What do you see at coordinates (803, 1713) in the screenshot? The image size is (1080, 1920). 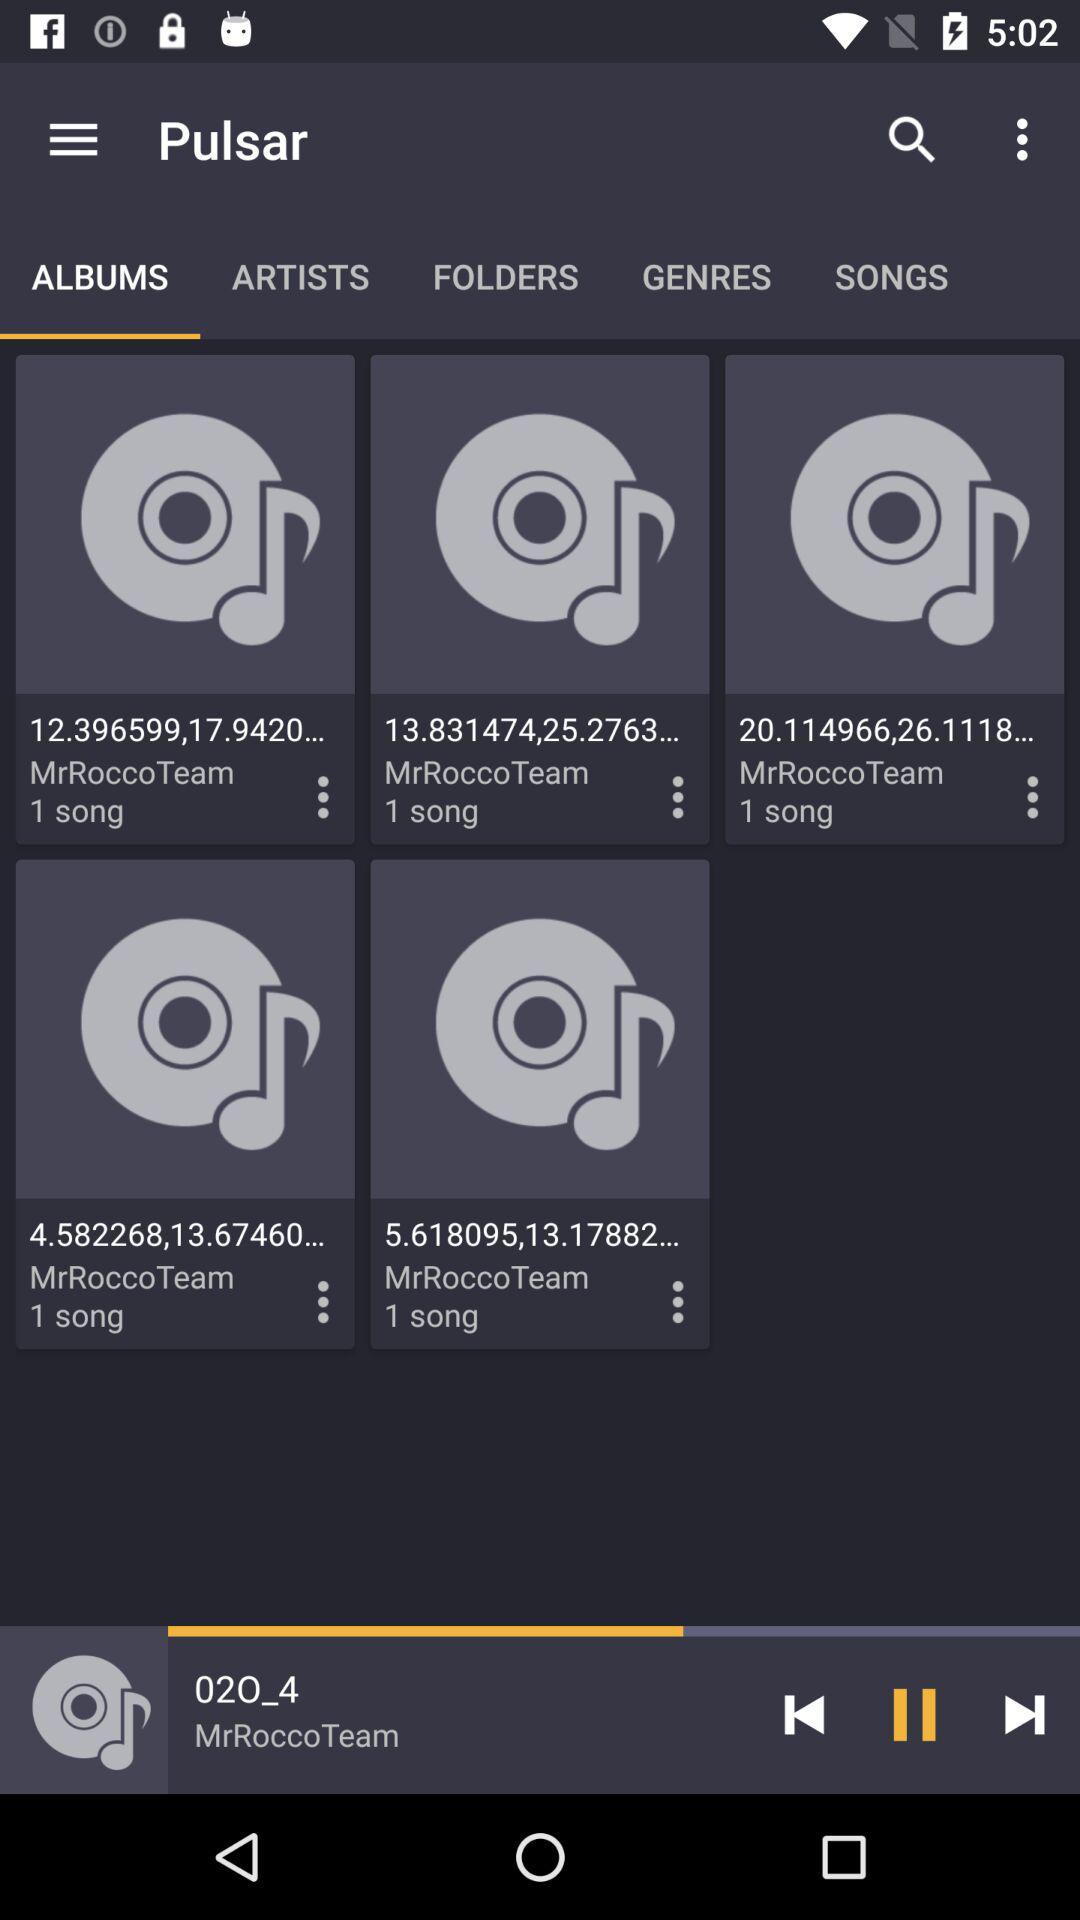 I see `item next to the 02o_4` at bounding box center [803, 1713].